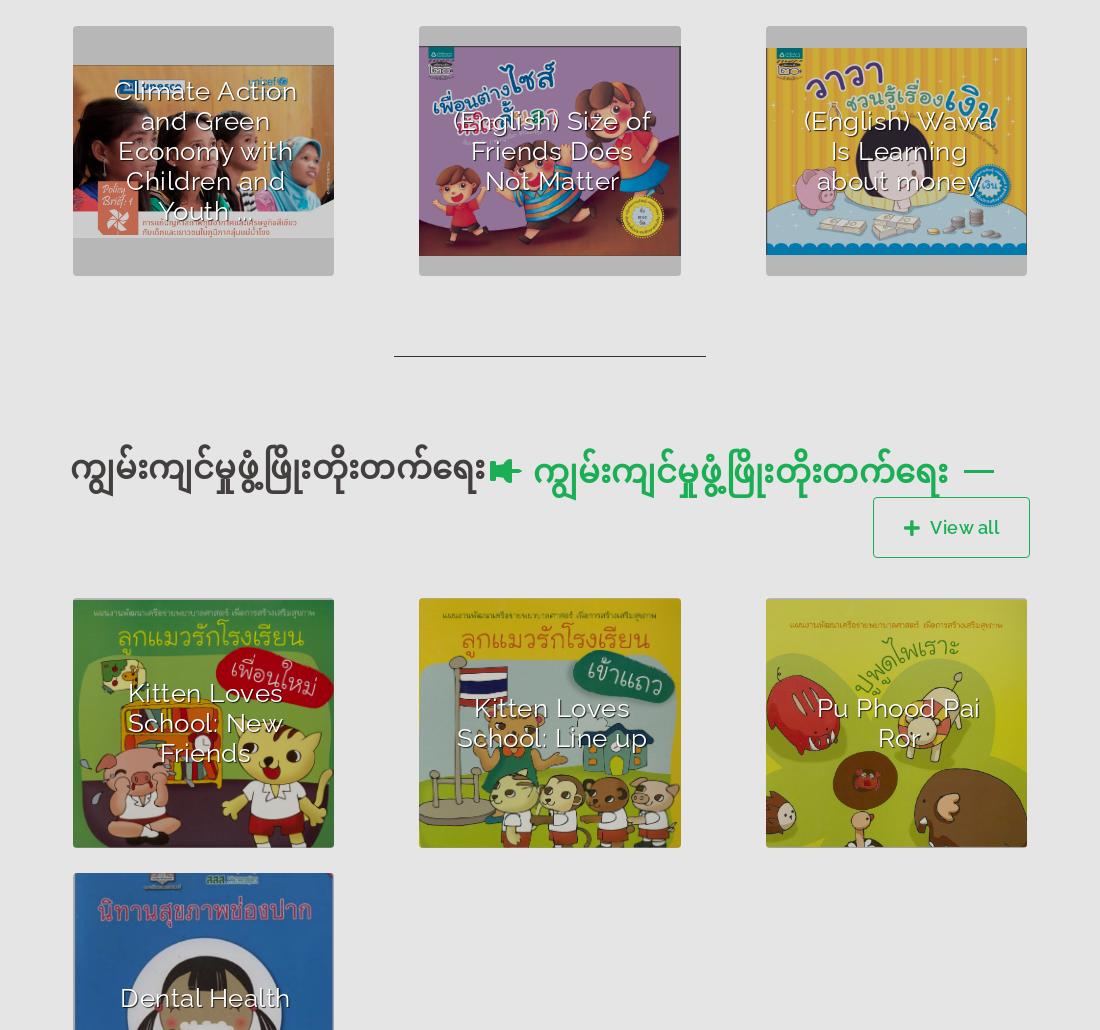 The width and height of the screenshot is (1100, 1030). What do you see at coordinates (204, 996) in the screenshot?
I see `'Dental Health'` at bounding box center [204, 996].